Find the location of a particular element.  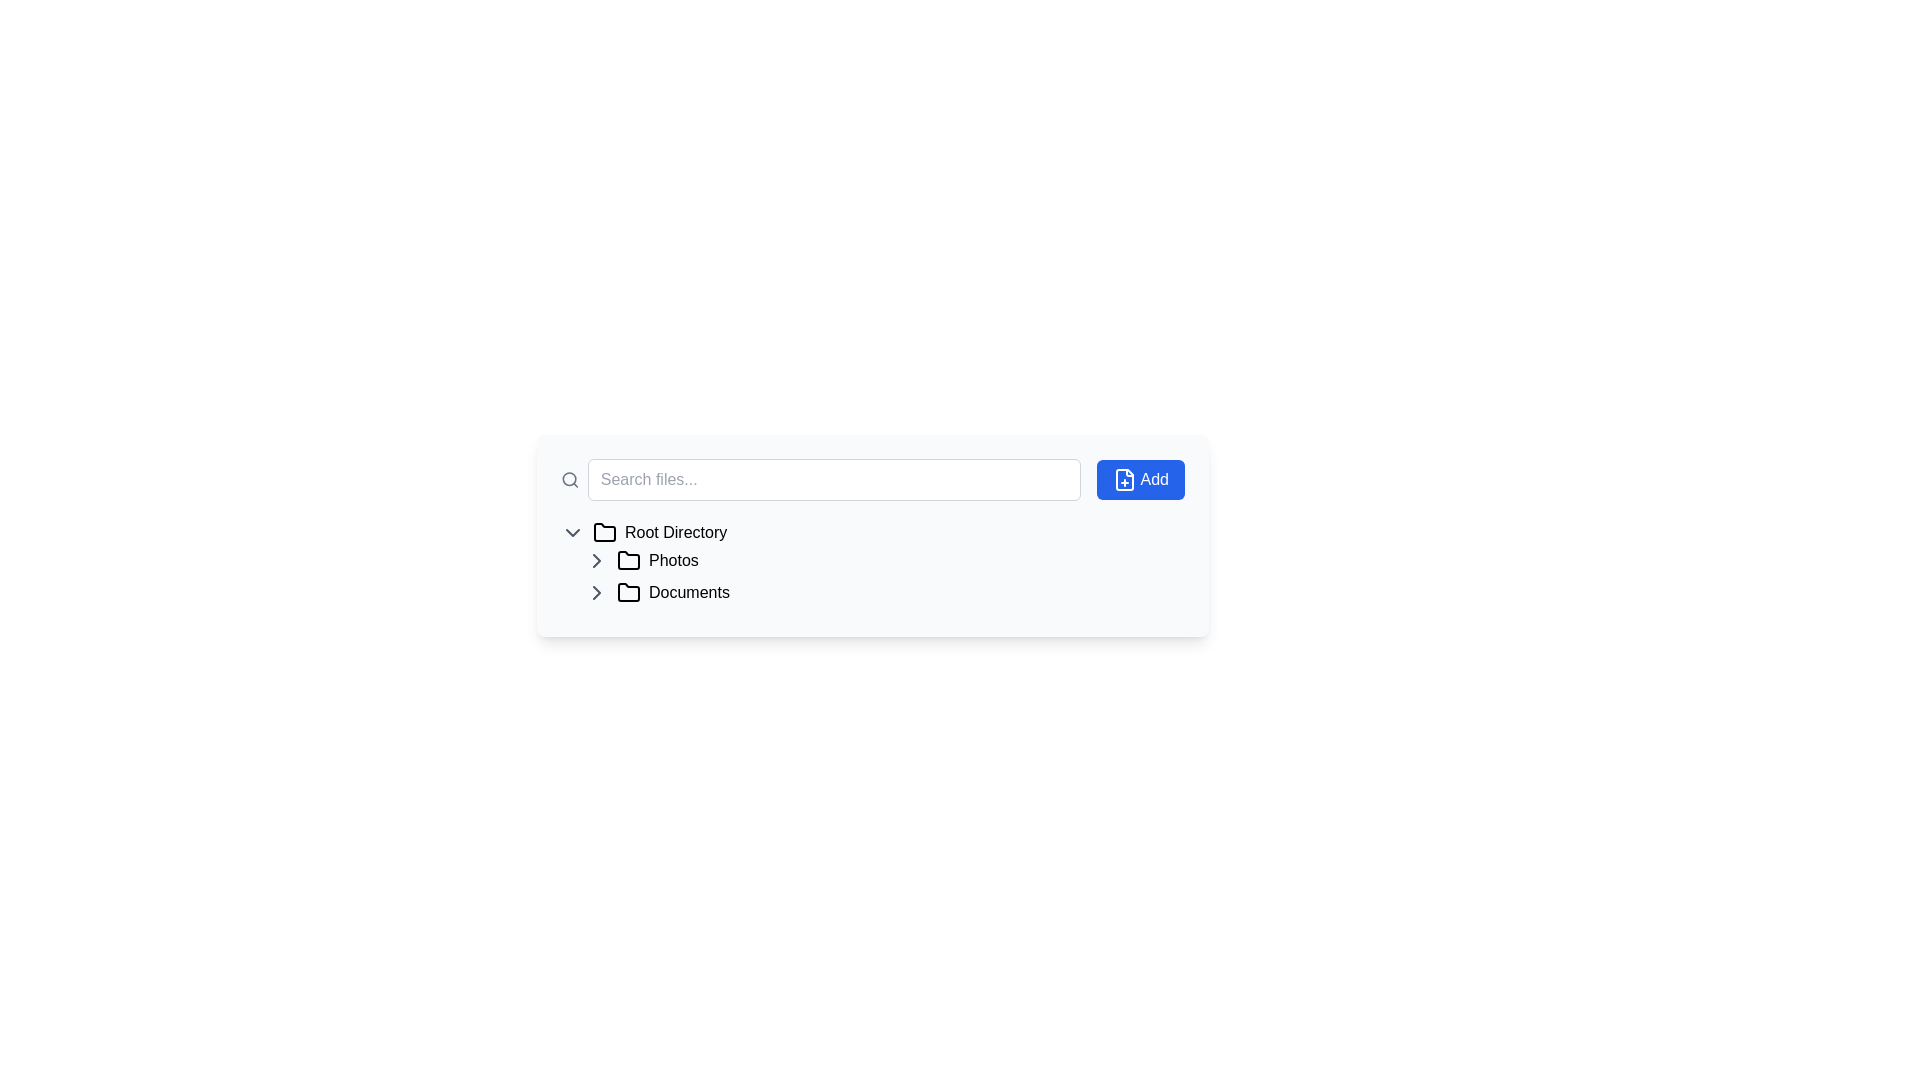

the chevron icon that expands or collapses the 'Documents' section, which is the leftmost component in the horizontal group containing a folder icon and the text label 'Documents' is located at coordinates (595, 592).